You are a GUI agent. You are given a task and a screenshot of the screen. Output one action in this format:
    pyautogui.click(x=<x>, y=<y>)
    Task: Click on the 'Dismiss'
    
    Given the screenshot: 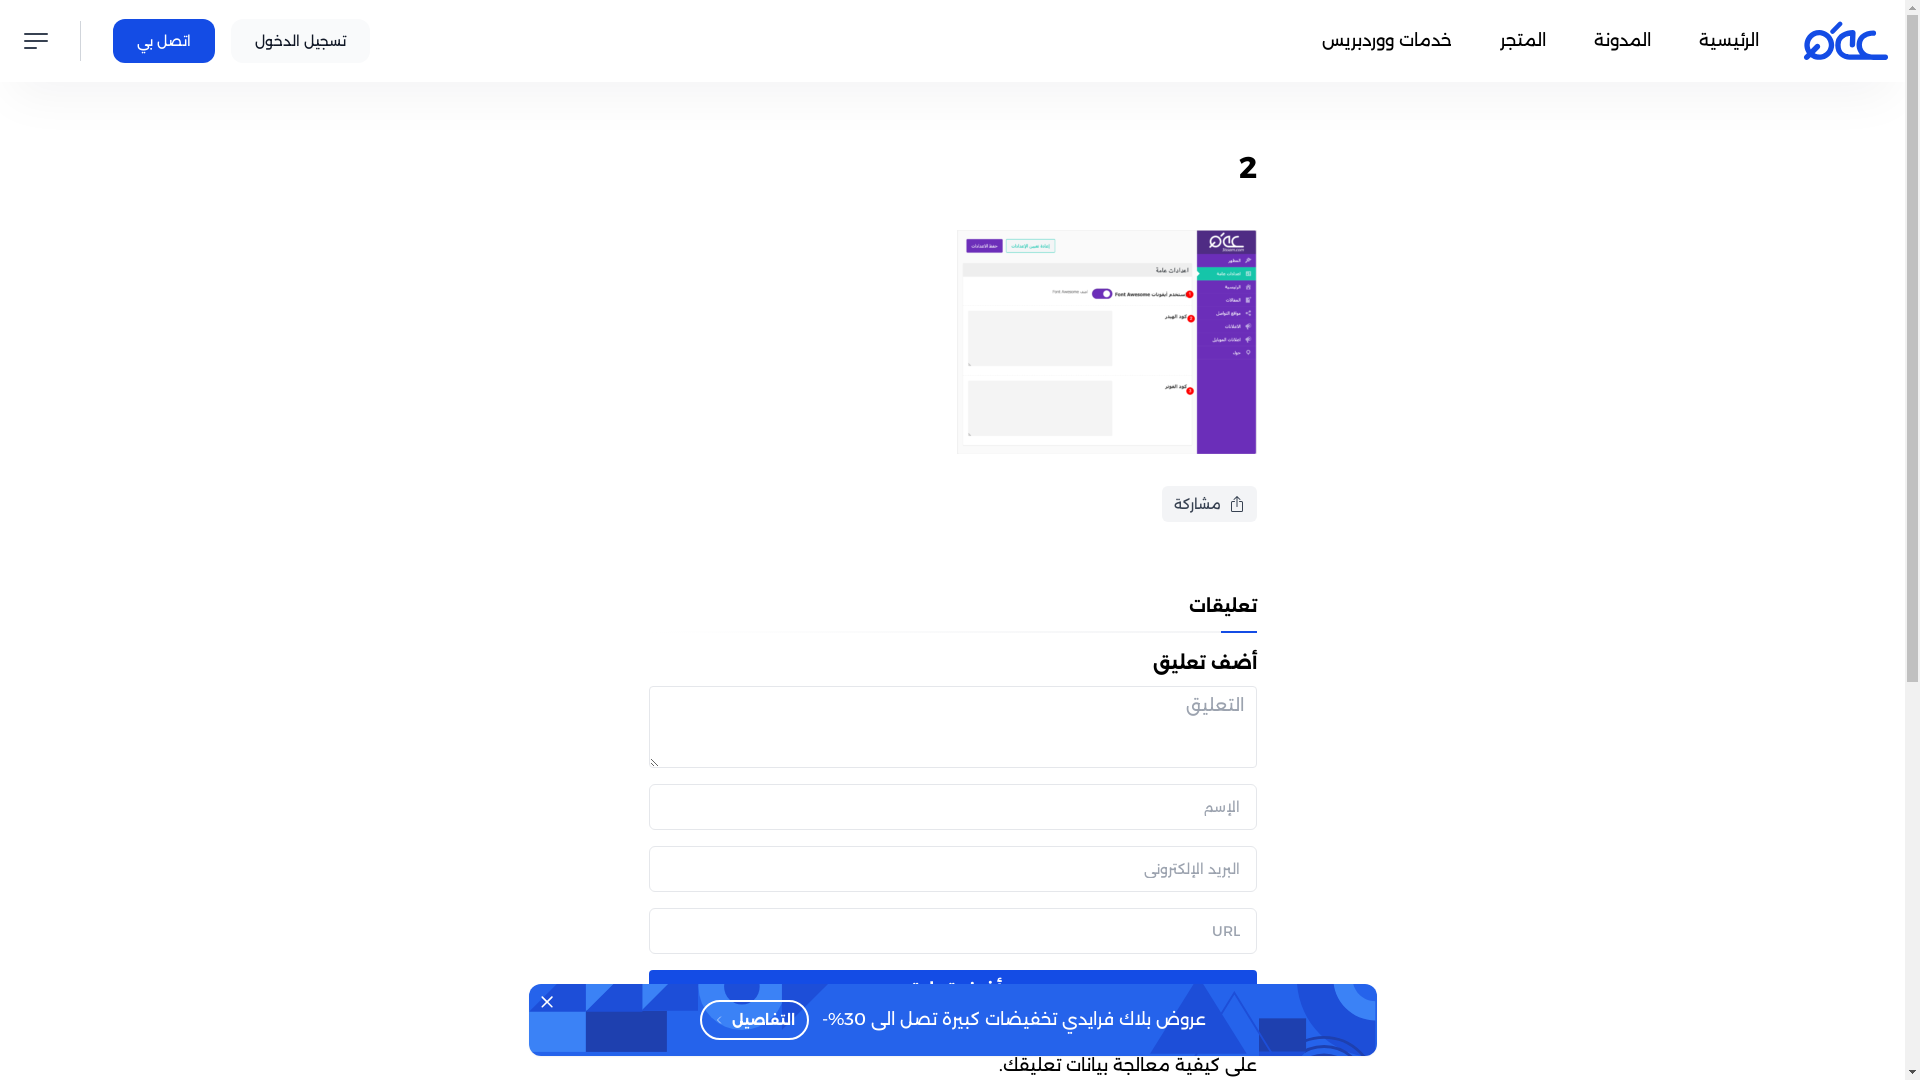 What is the action you would take?
    pyautogui.click(x=546, y=1002)
    